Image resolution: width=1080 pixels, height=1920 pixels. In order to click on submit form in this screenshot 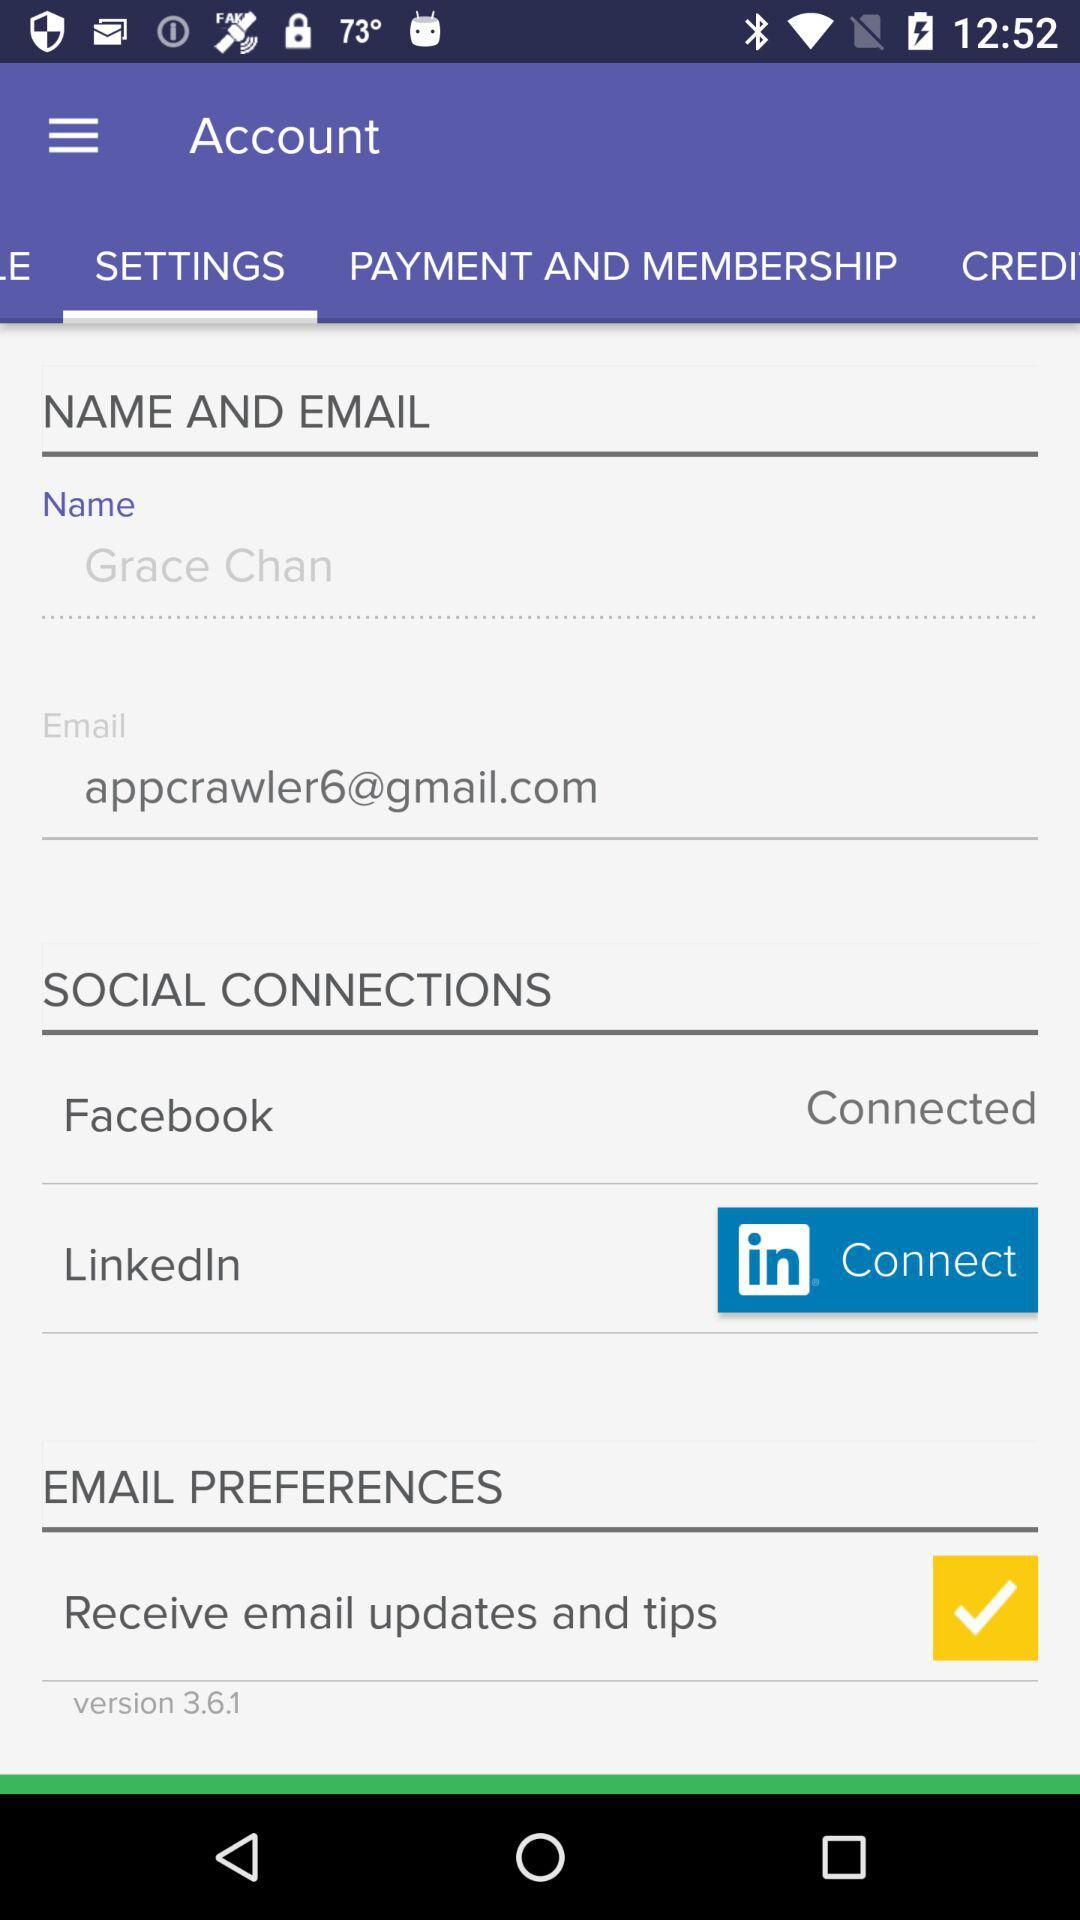, I will do `click(984, 1608)`.